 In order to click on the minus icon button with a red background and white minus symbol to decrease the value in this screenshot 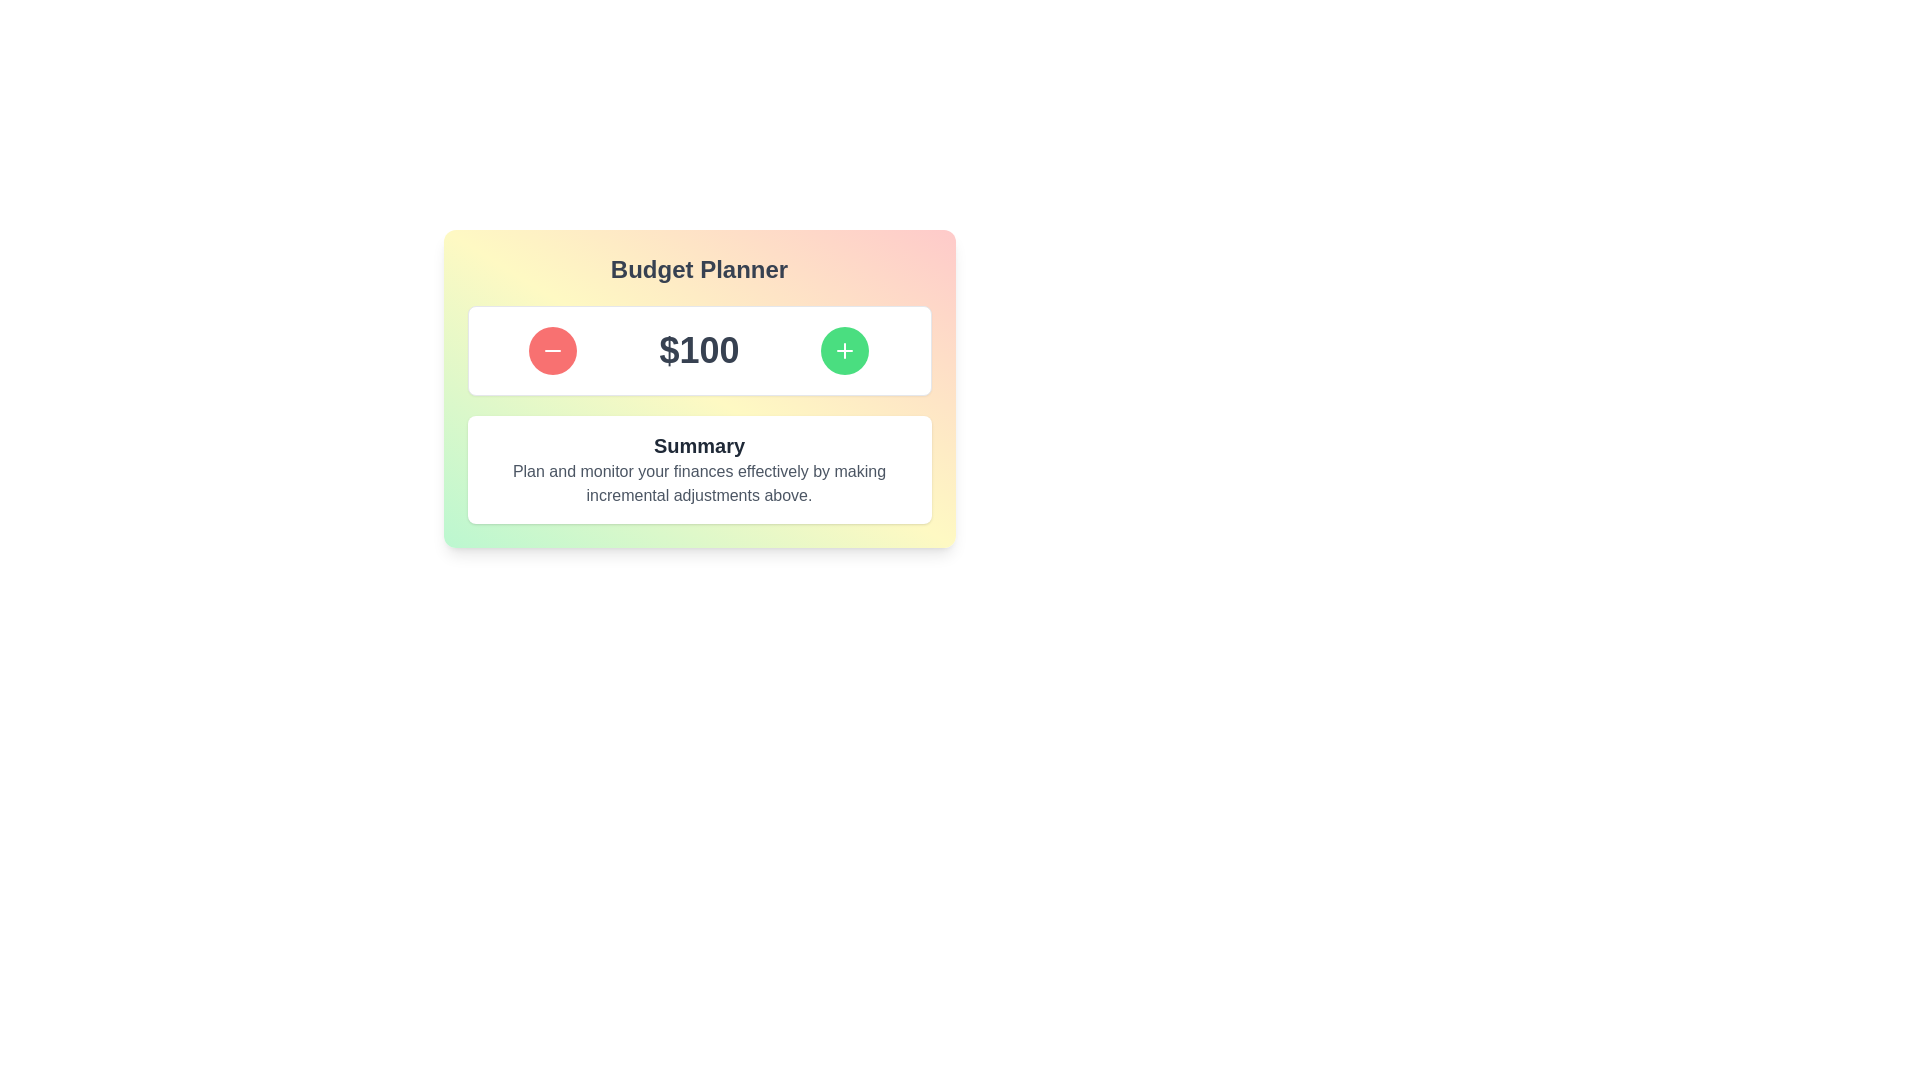, I will do `click(553, 350)`.